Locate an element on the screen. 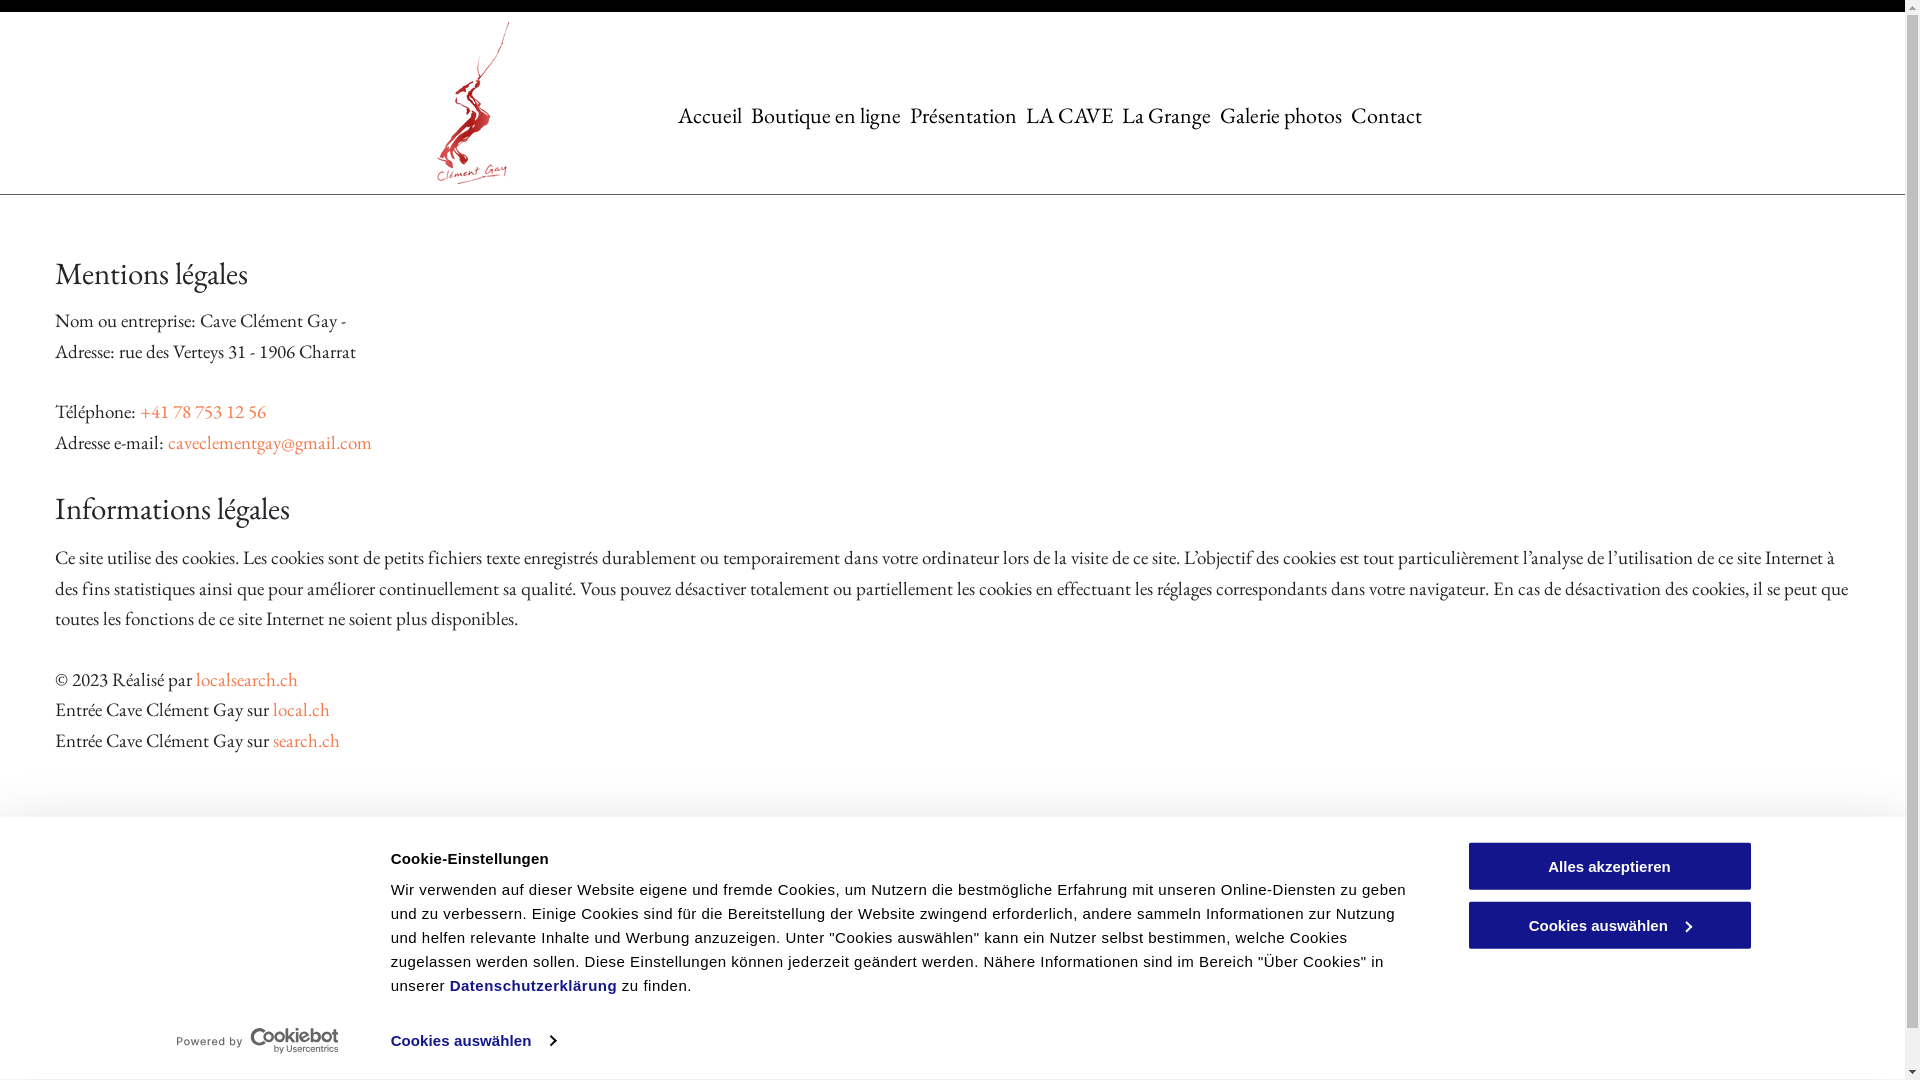  'Contact' is located at coordinates (1385, 114).